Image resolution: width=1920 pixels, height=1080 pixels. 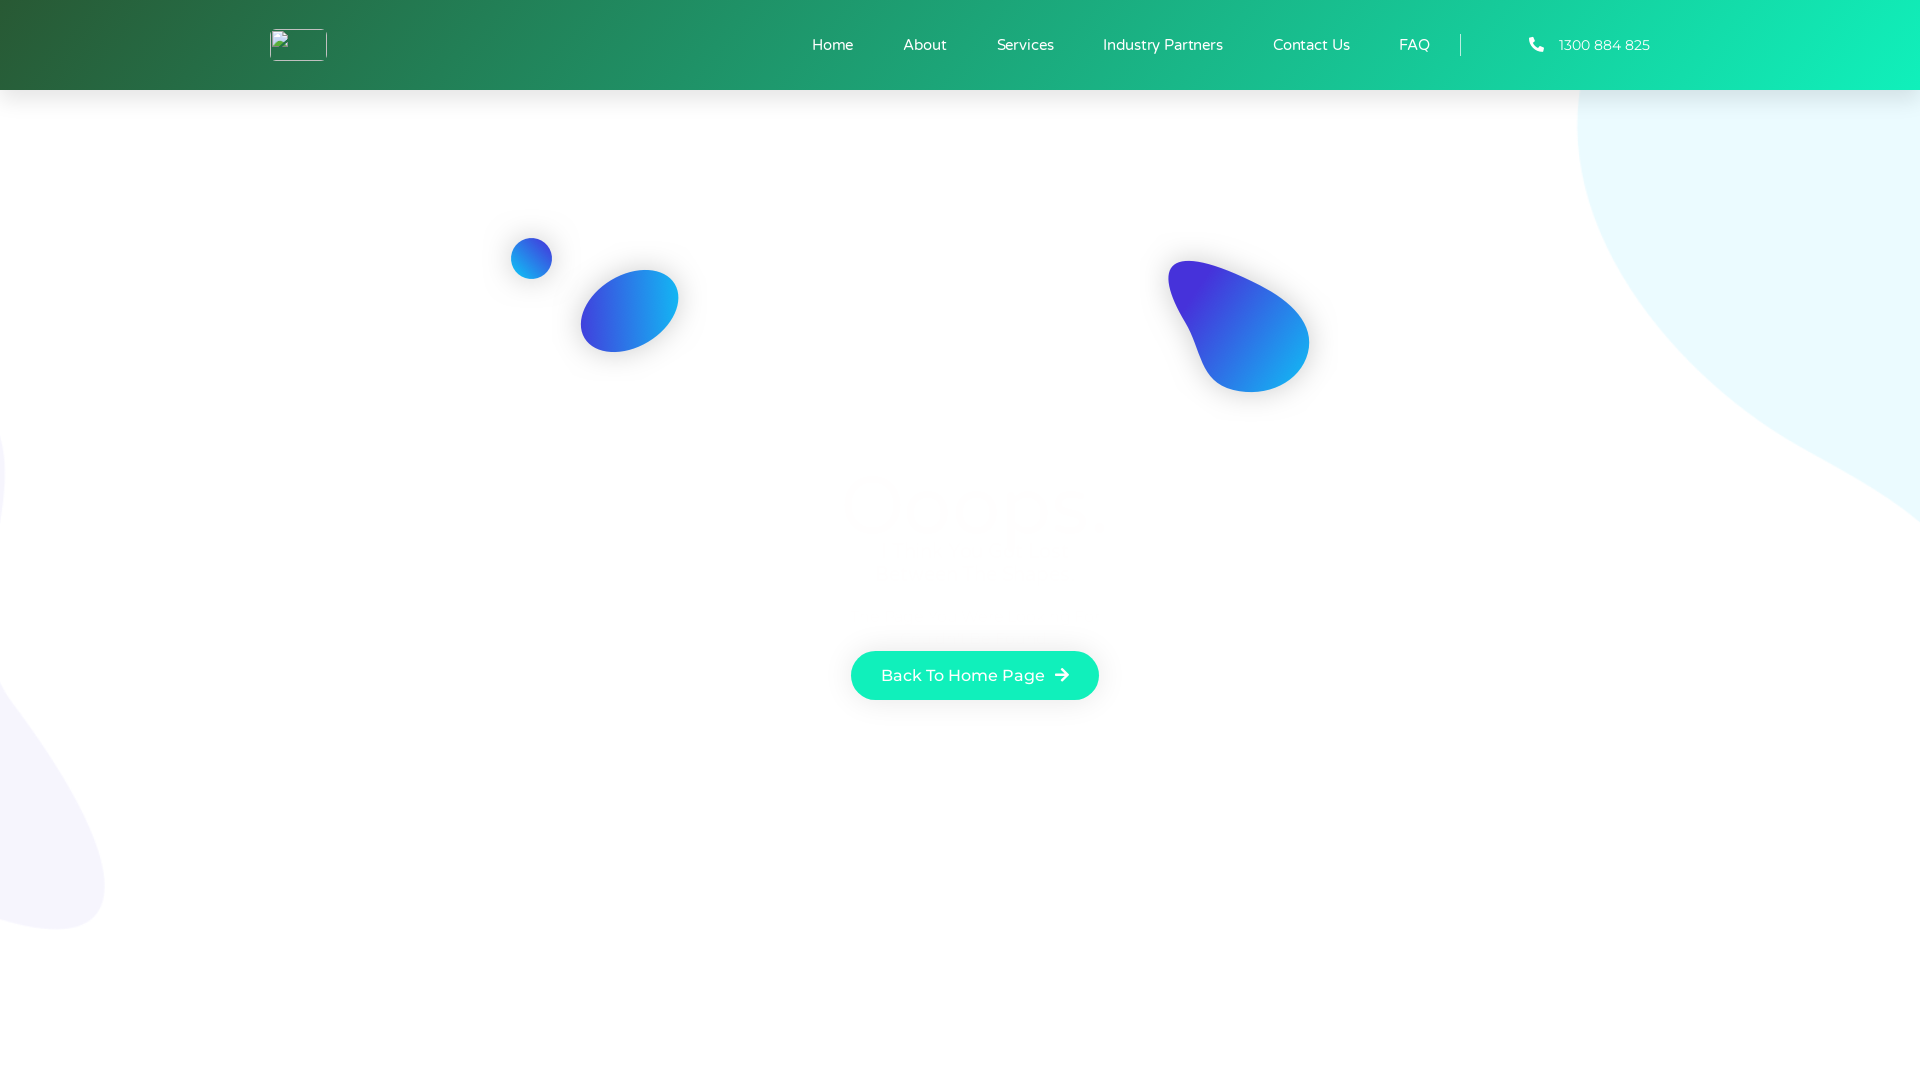 What do you see at coordinates (1162, 45) in the screenshot?
I see `'Industry Partners'` at bounding box center [1162, 45].